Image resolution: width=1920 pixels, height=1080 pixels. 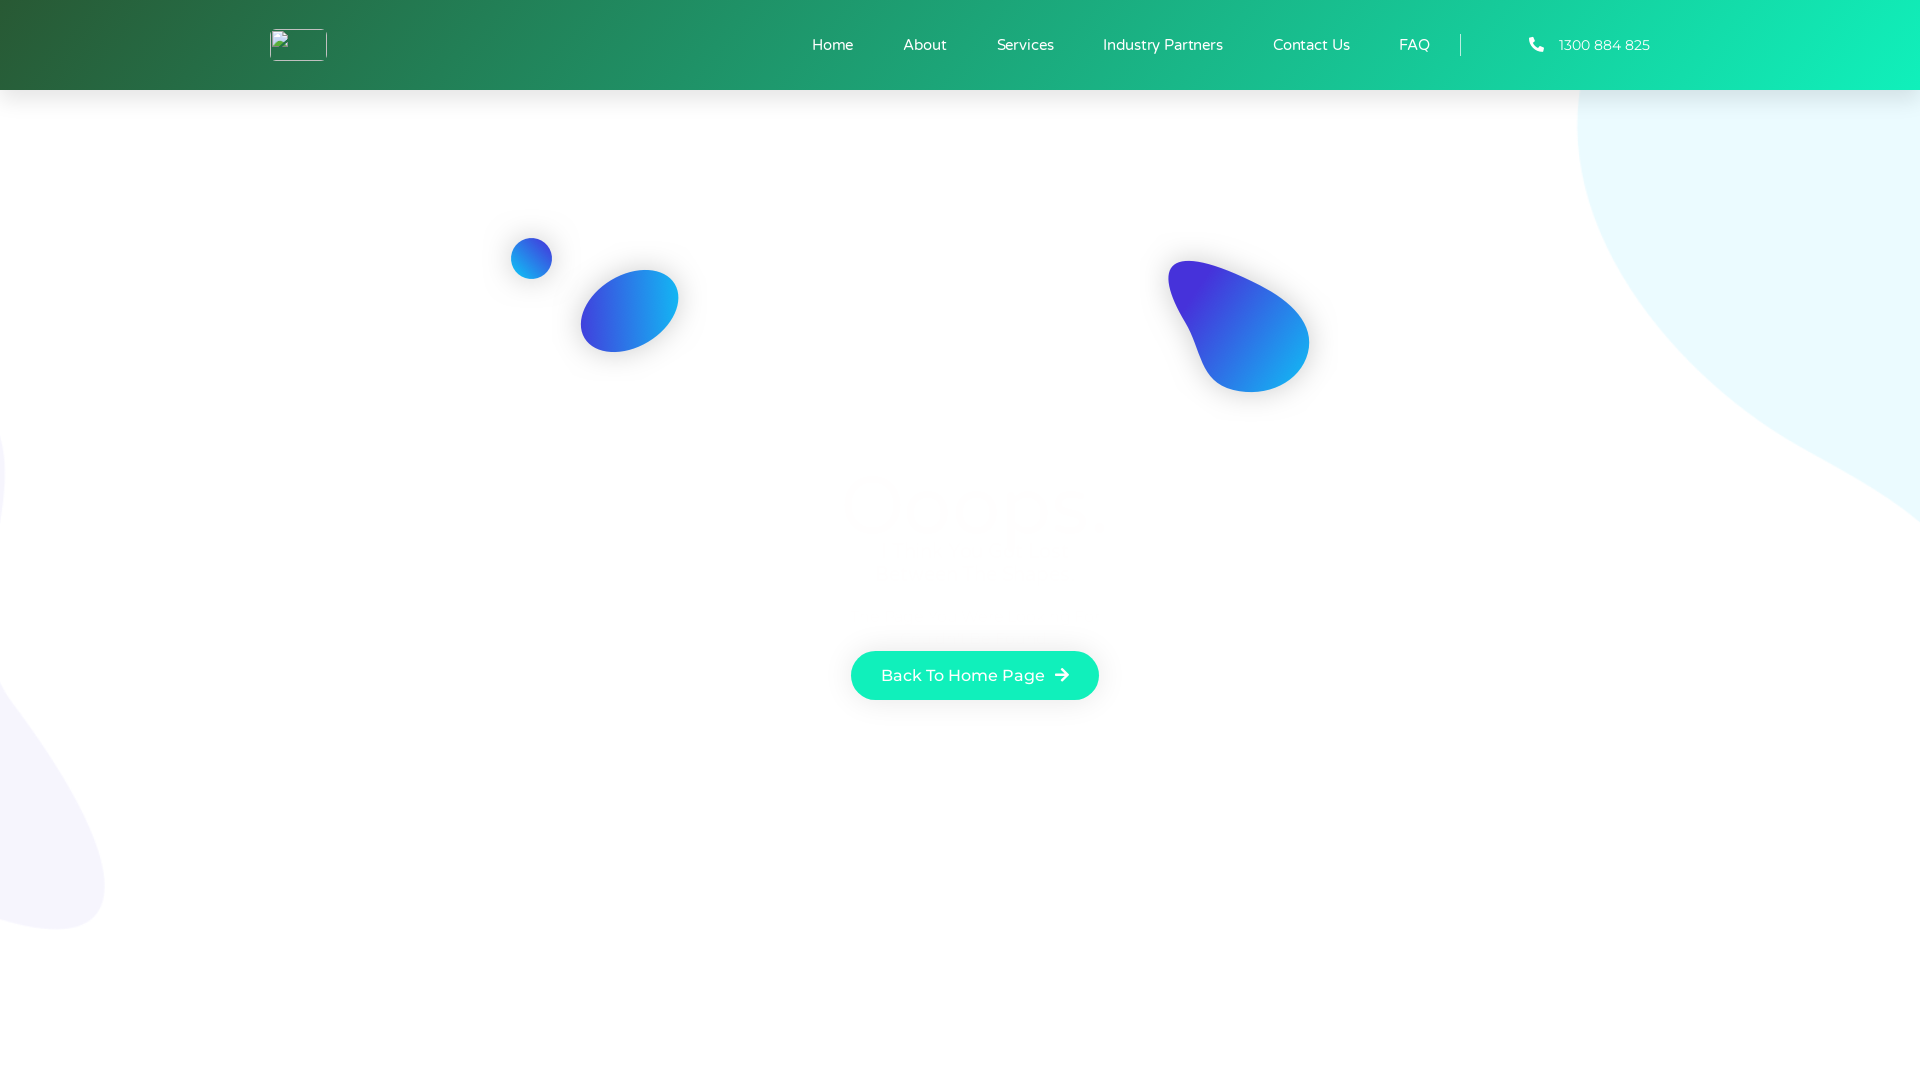 What do you see at coordinates (1162, 45) in the screenshot?
I see `'Industry Partners'` at bounding box center [1162, 45].